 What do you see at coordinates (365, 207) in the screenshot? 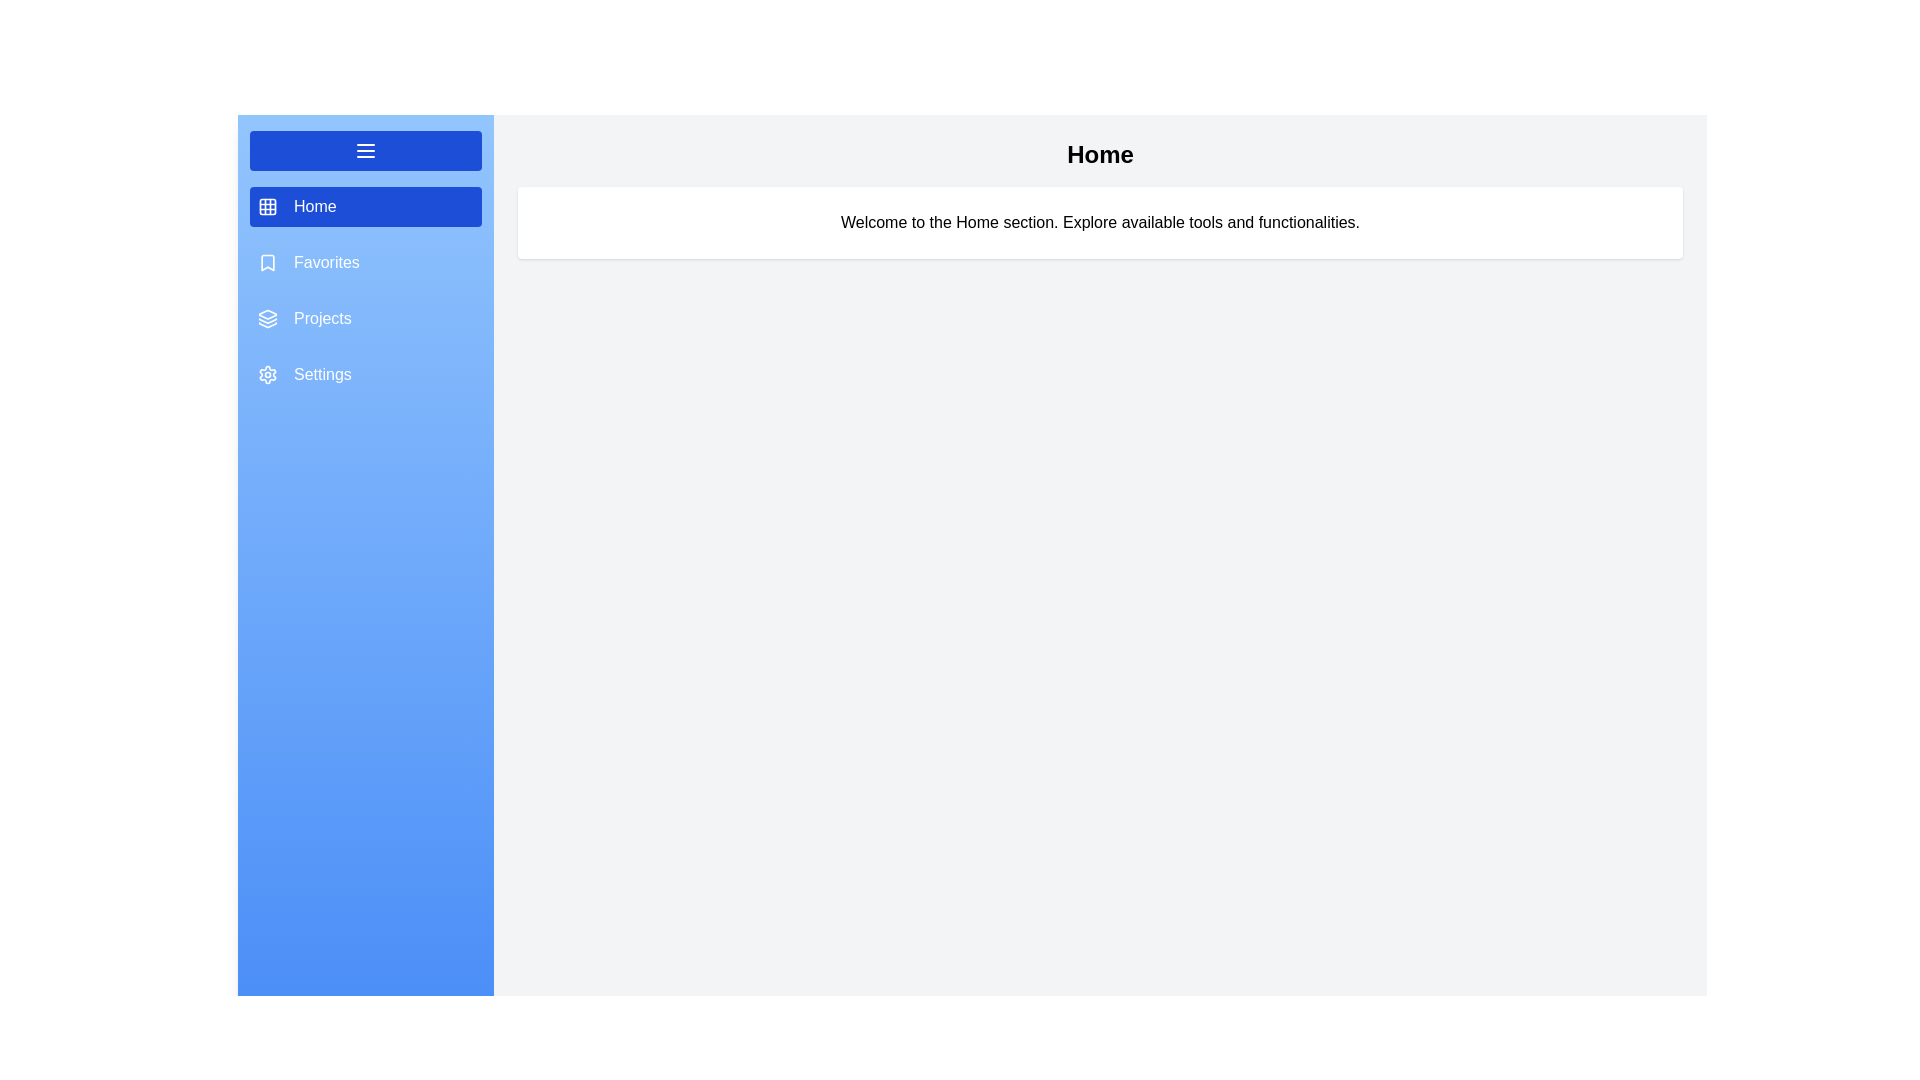
I see `the section Home from the menu` at bounding box center [365, 207].